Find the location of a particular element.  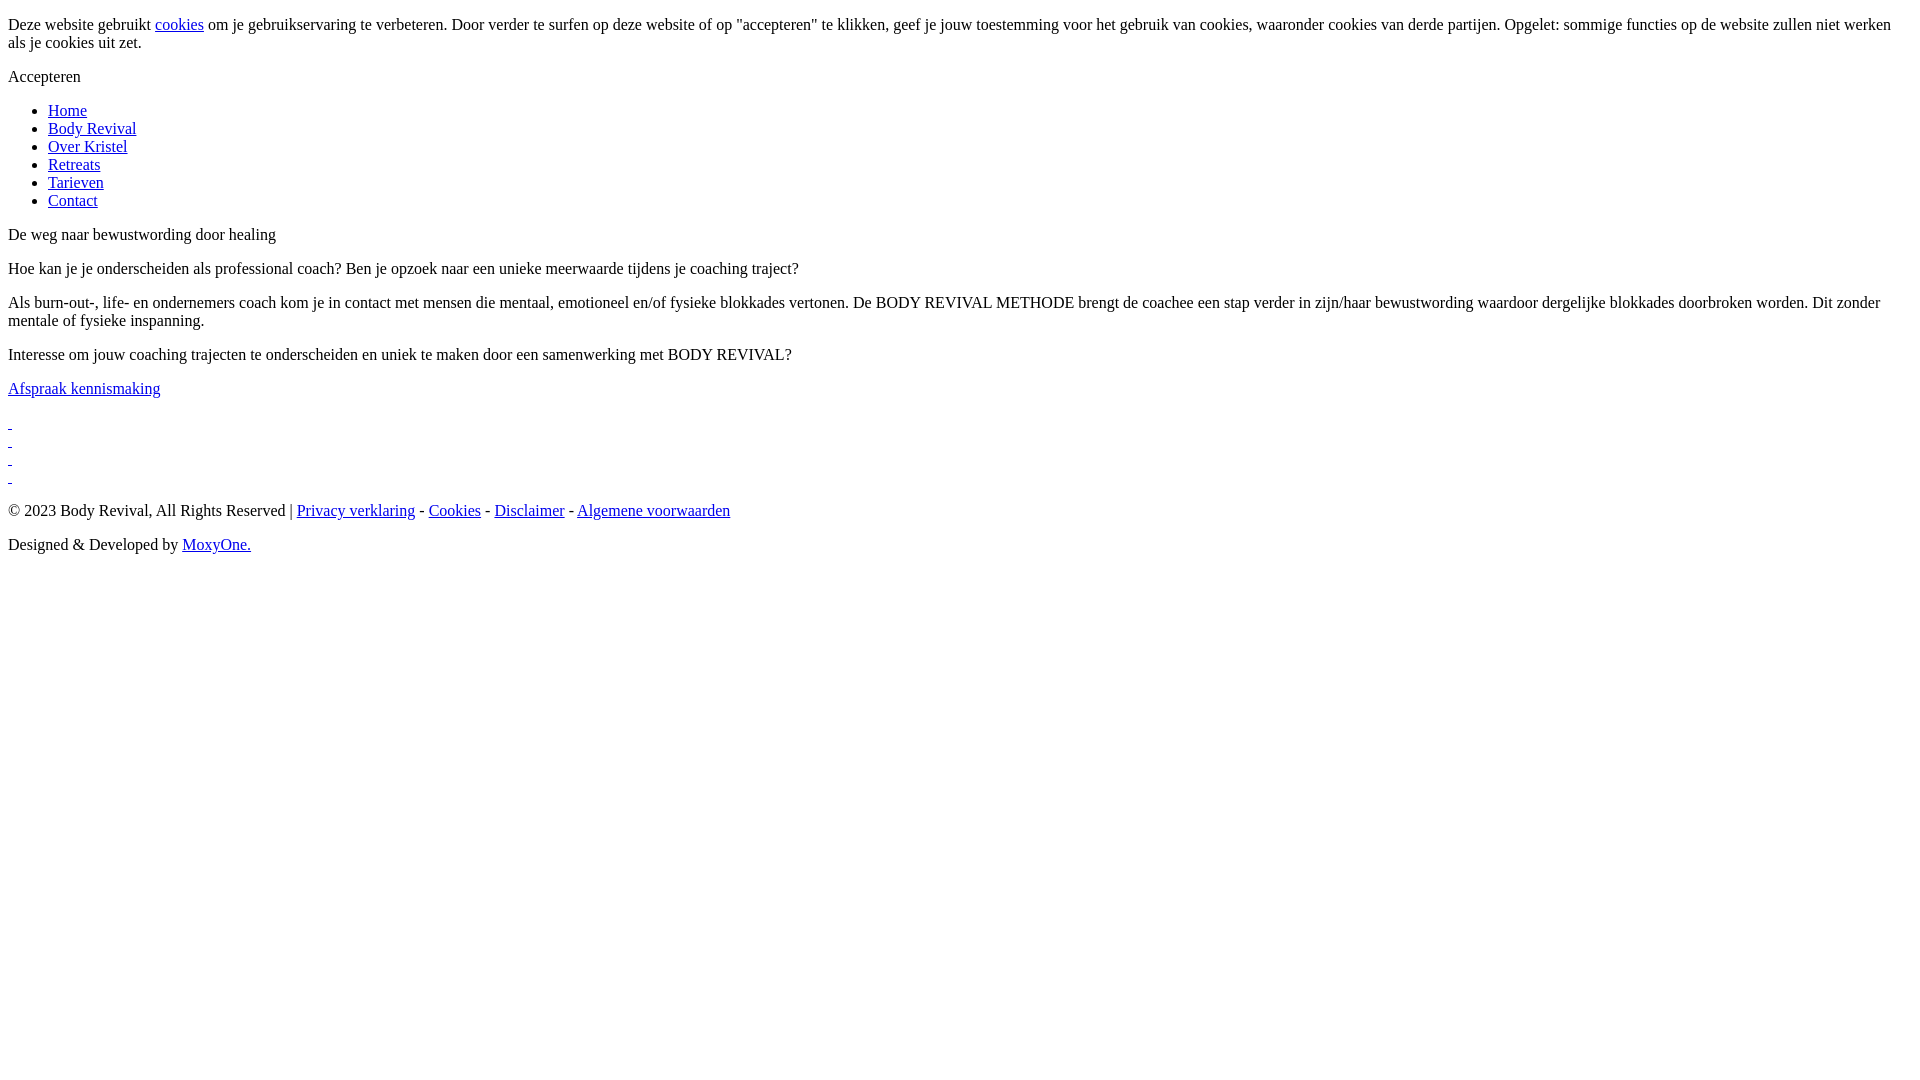

'Over Kristel' is located at coordinates (86, 145).